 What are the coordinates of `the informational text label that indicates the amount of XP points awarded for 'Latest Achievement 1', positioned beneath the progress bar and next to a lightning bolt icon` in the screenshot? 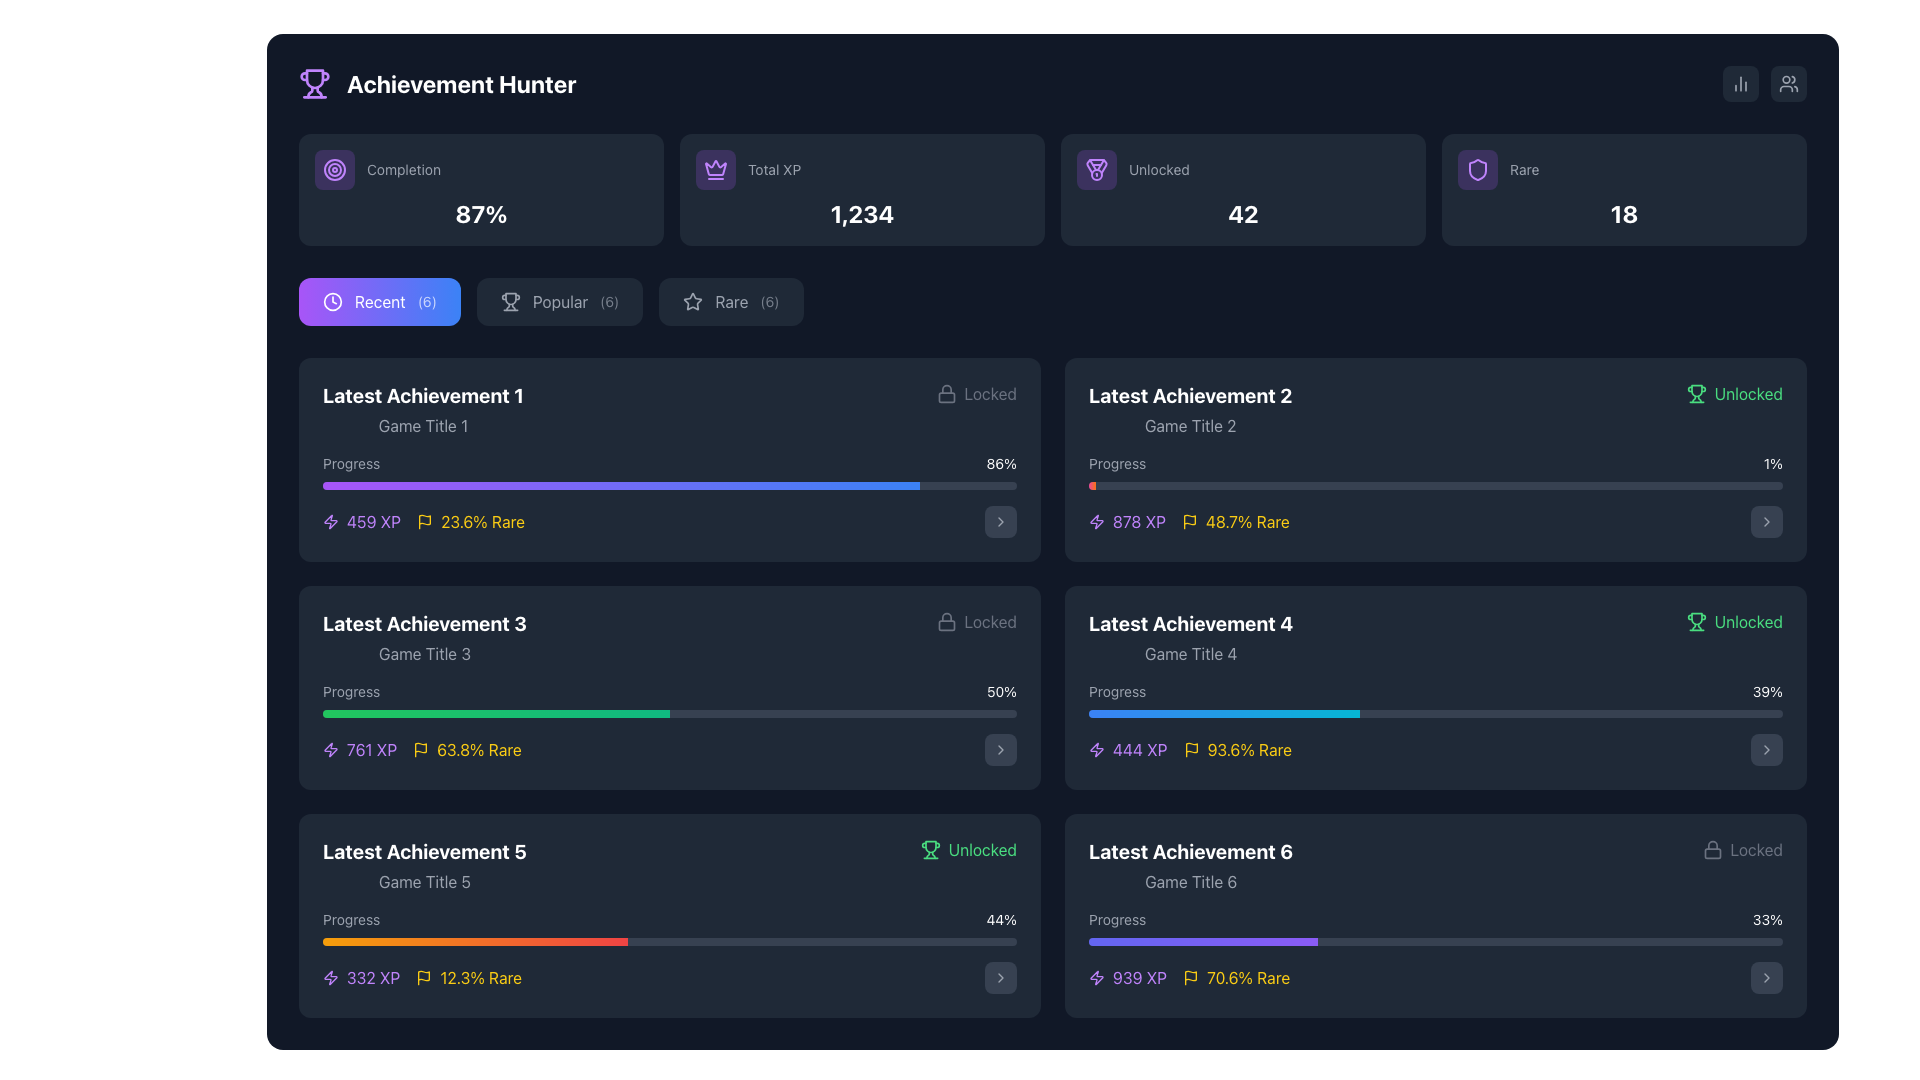 It's located at (374, 520).